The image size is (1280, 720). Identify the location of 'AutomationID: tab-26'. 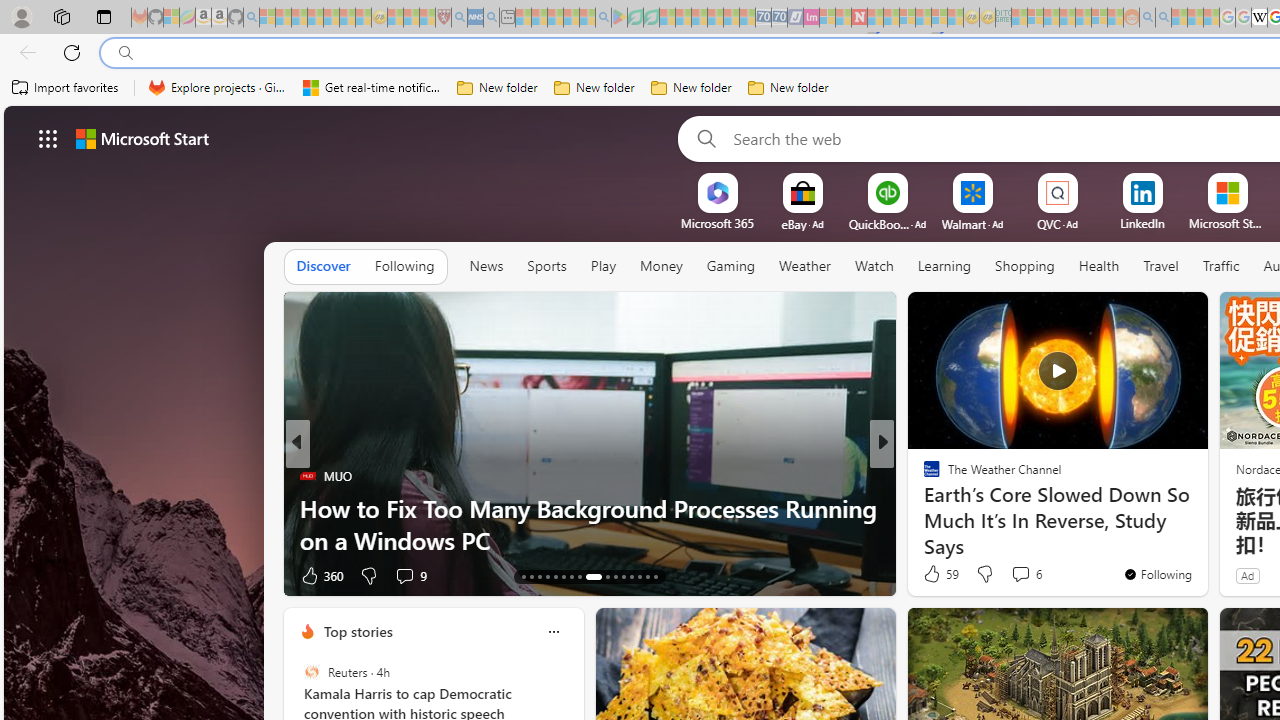
(638, 577).